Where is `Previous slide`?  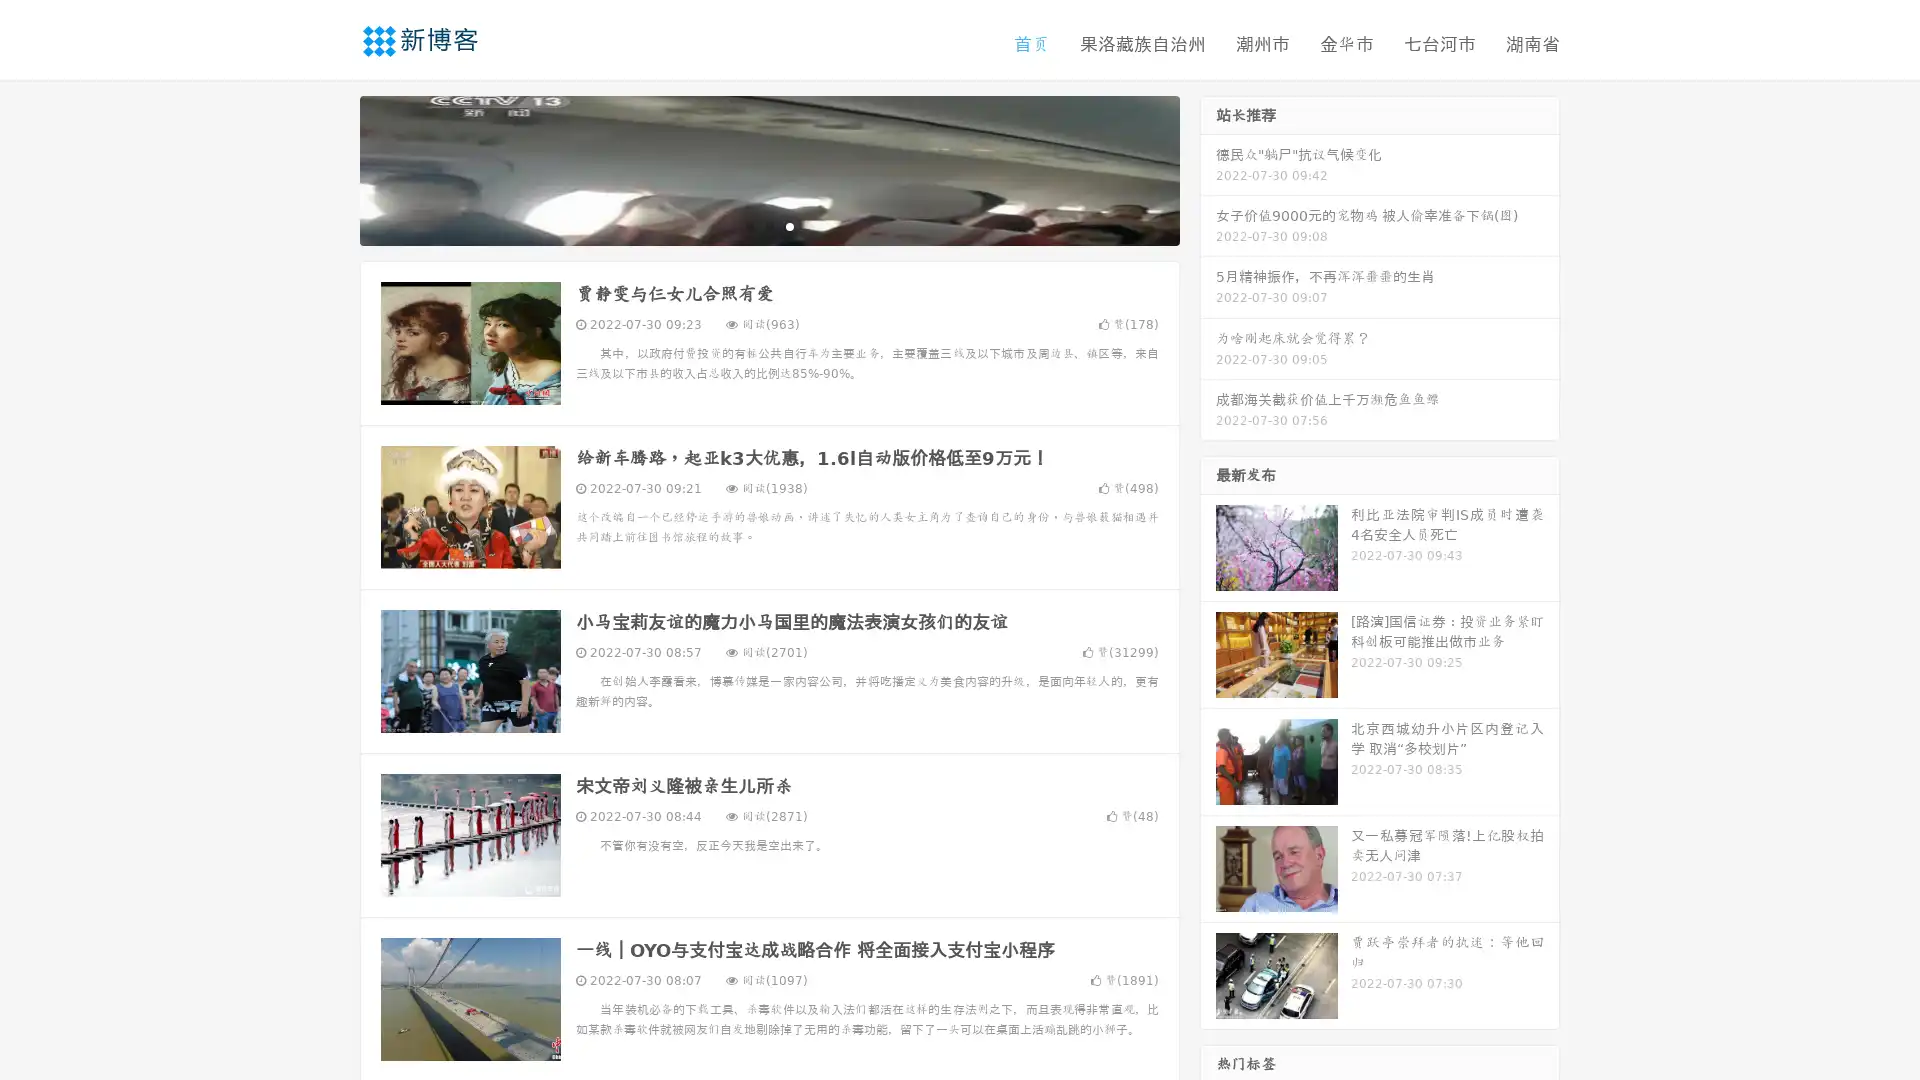 Previous slide is located at coordinates (330, 168).